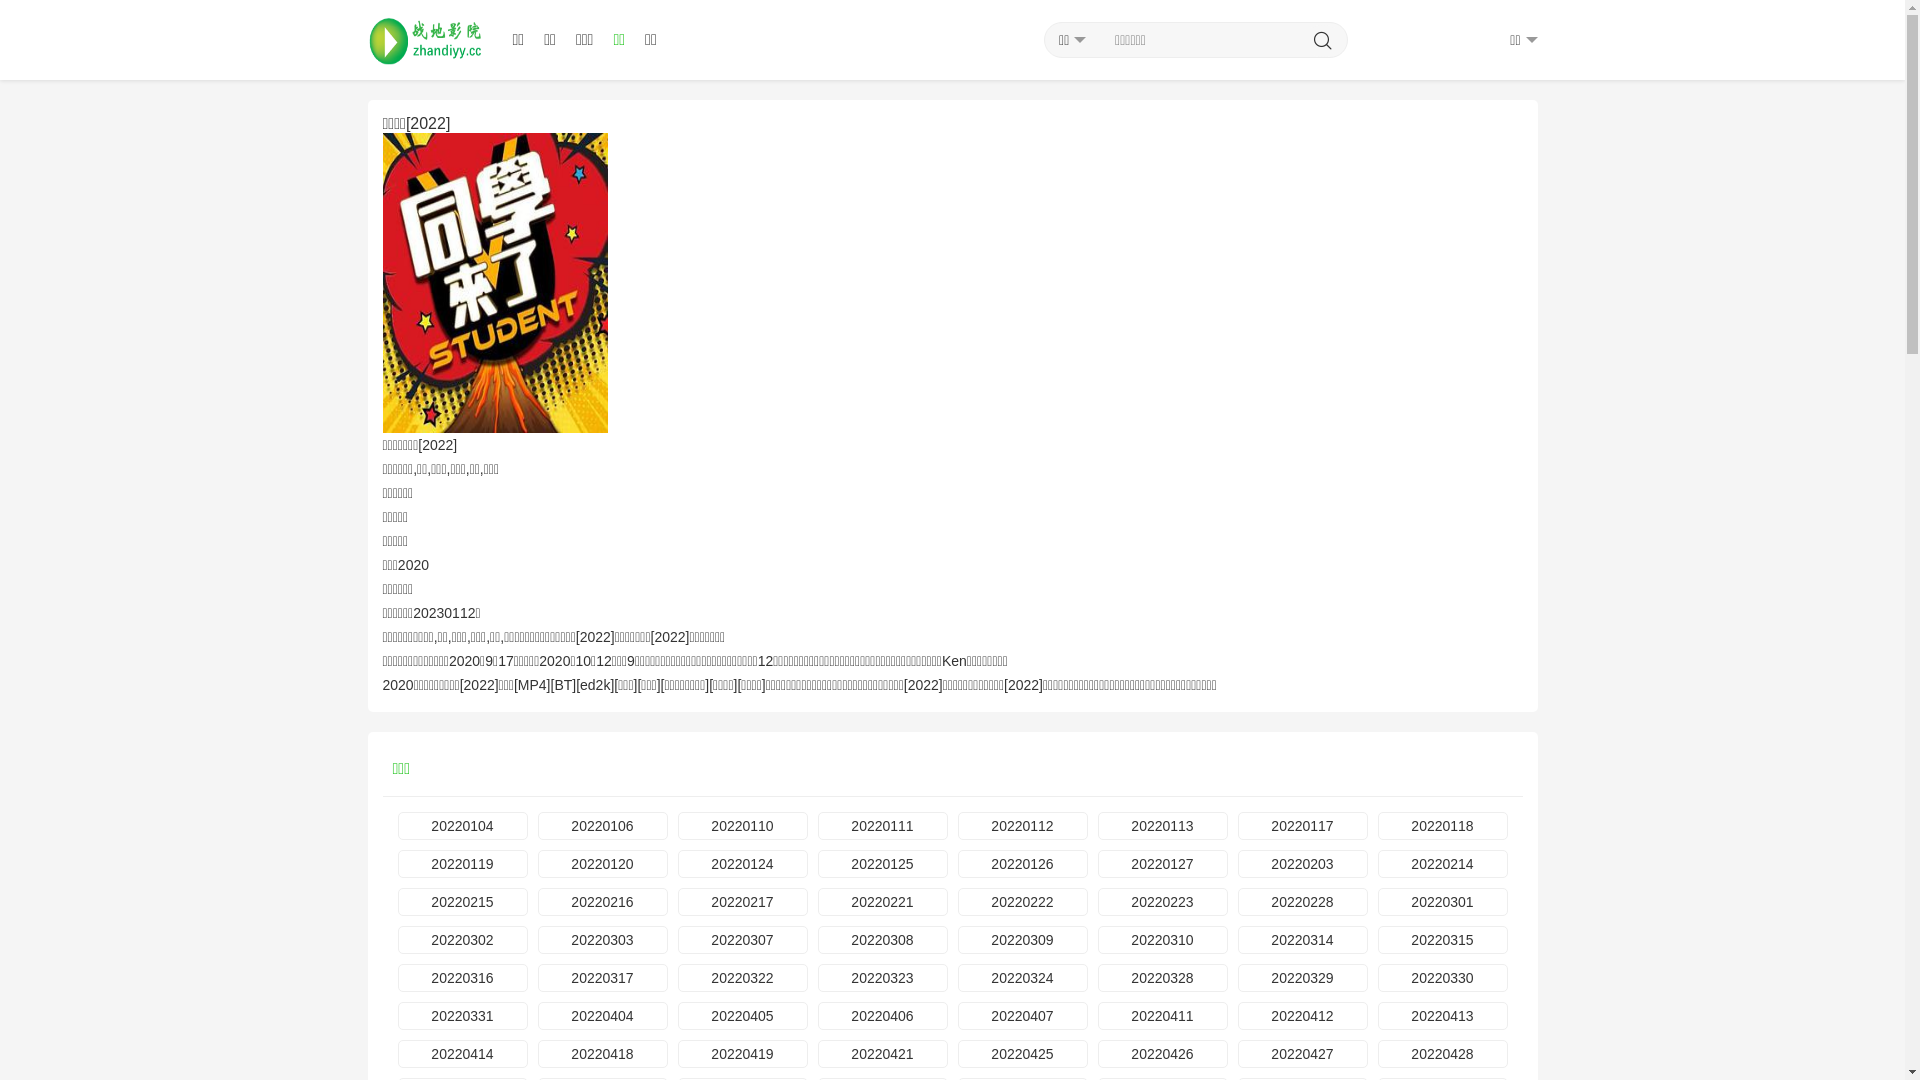 The image size is (1920, 1080). I want to click on '20220331', so click(461, 1015).